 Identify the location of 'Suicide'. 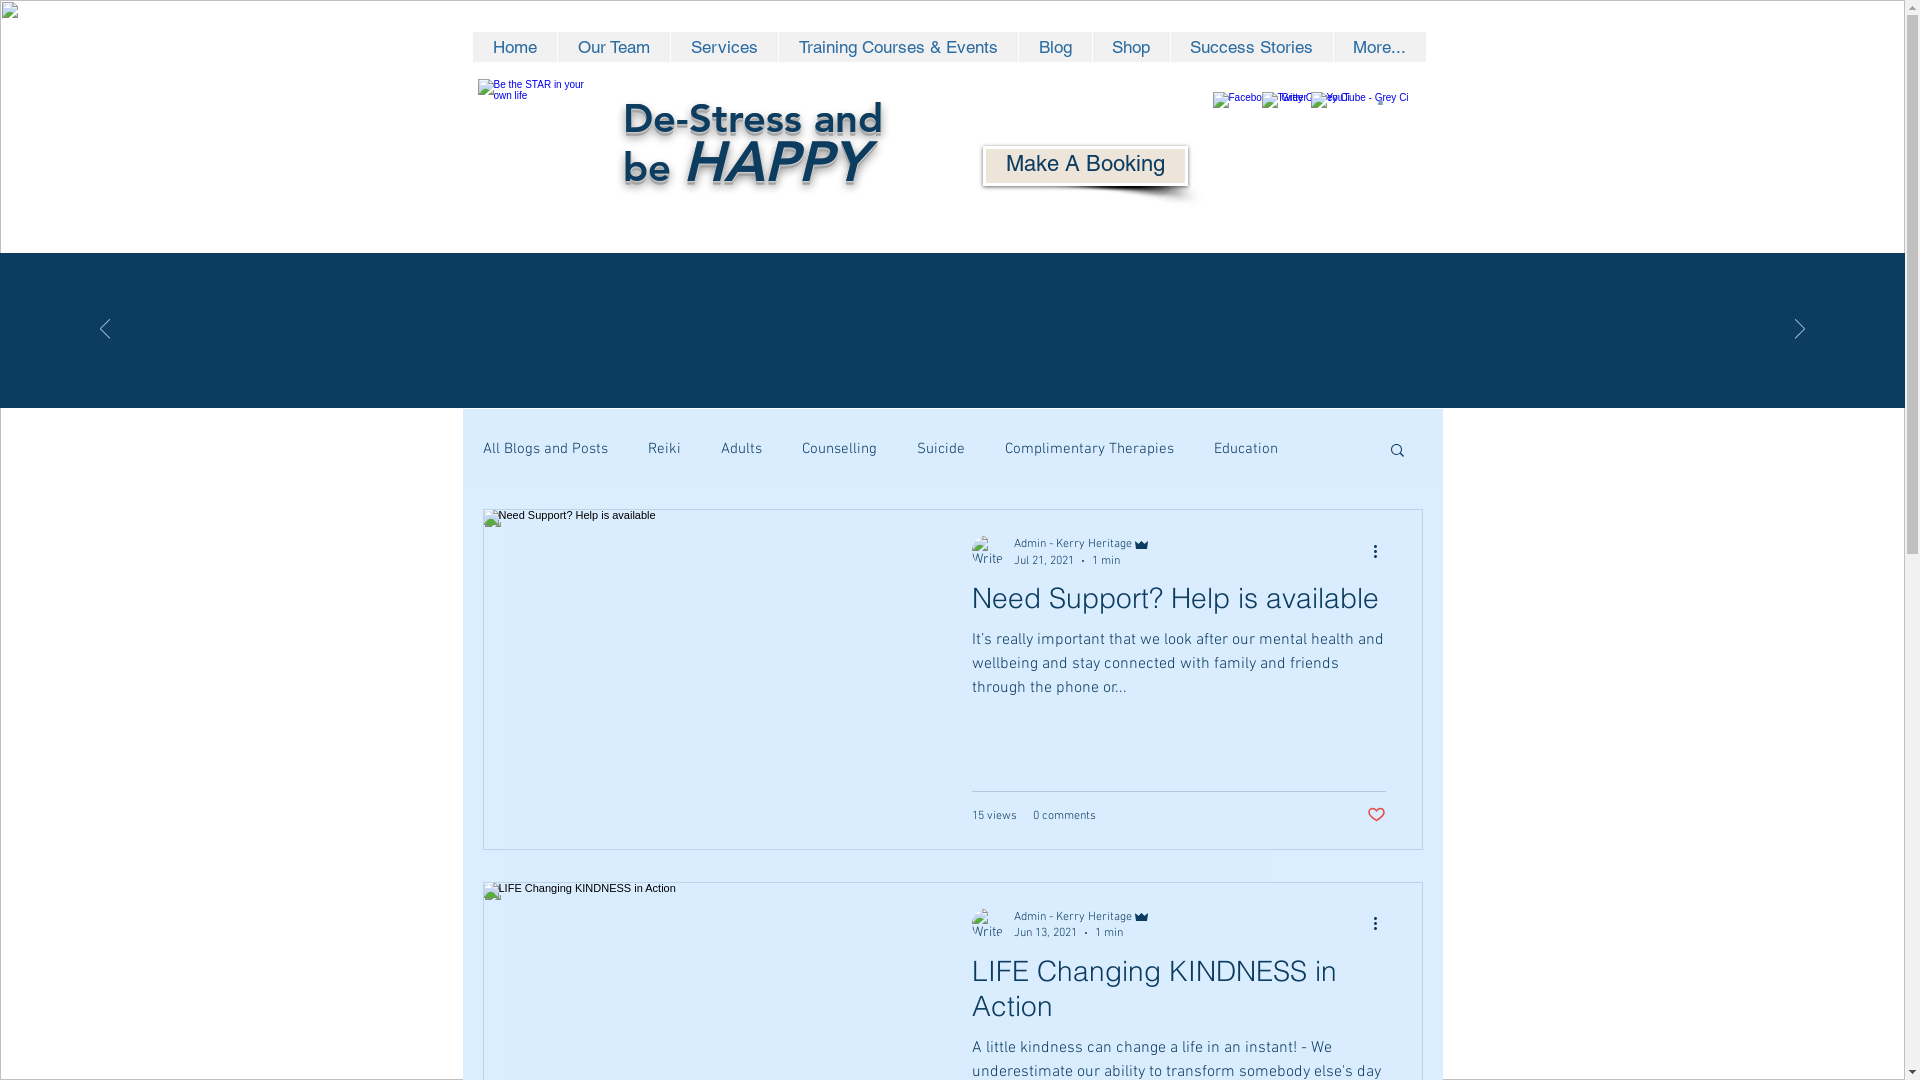
(939, 447).